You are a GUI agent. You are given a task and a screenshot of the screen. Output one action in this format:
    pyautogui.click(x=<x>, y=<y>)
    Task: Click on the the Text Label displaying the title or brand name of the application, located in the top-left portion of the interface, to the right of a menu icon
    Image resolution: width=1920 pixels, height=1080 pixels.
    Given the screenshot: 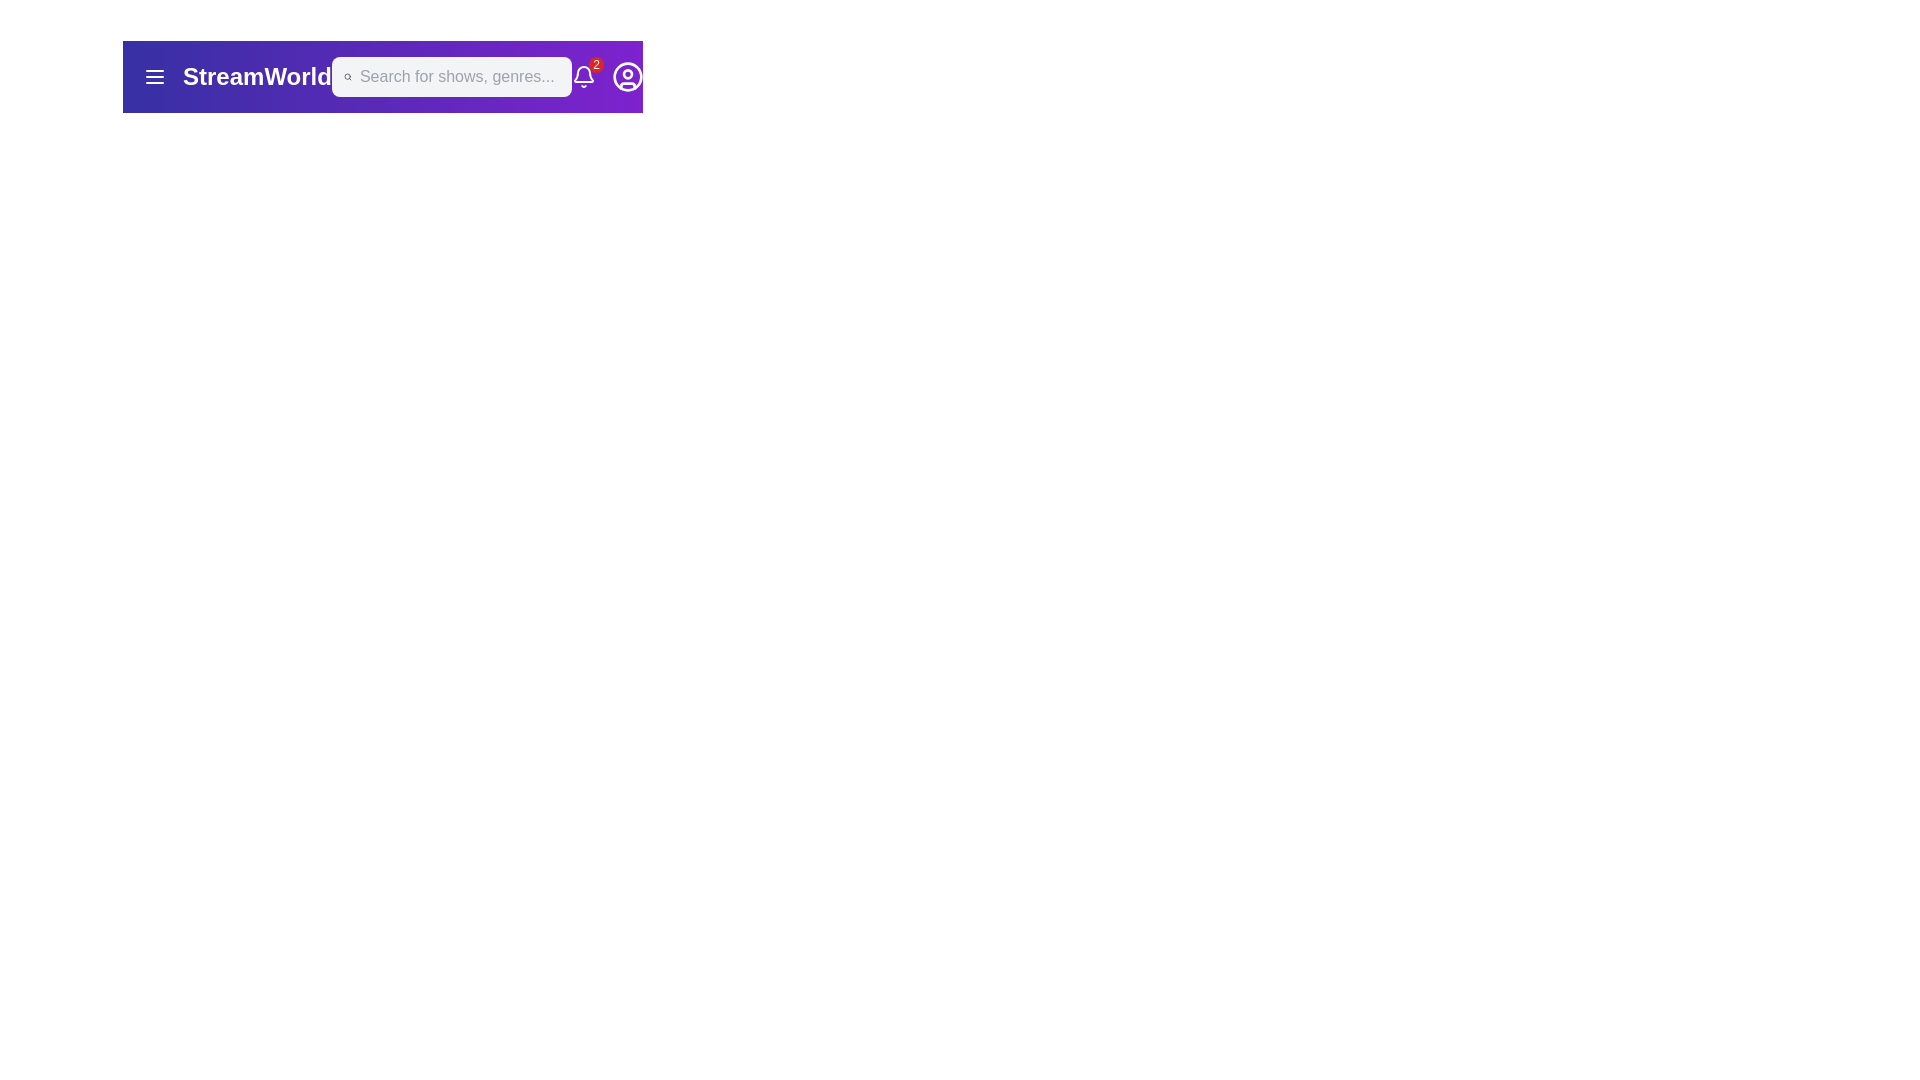 What is the action you would take?
    pyautogui.click(x=256, y=76)
    